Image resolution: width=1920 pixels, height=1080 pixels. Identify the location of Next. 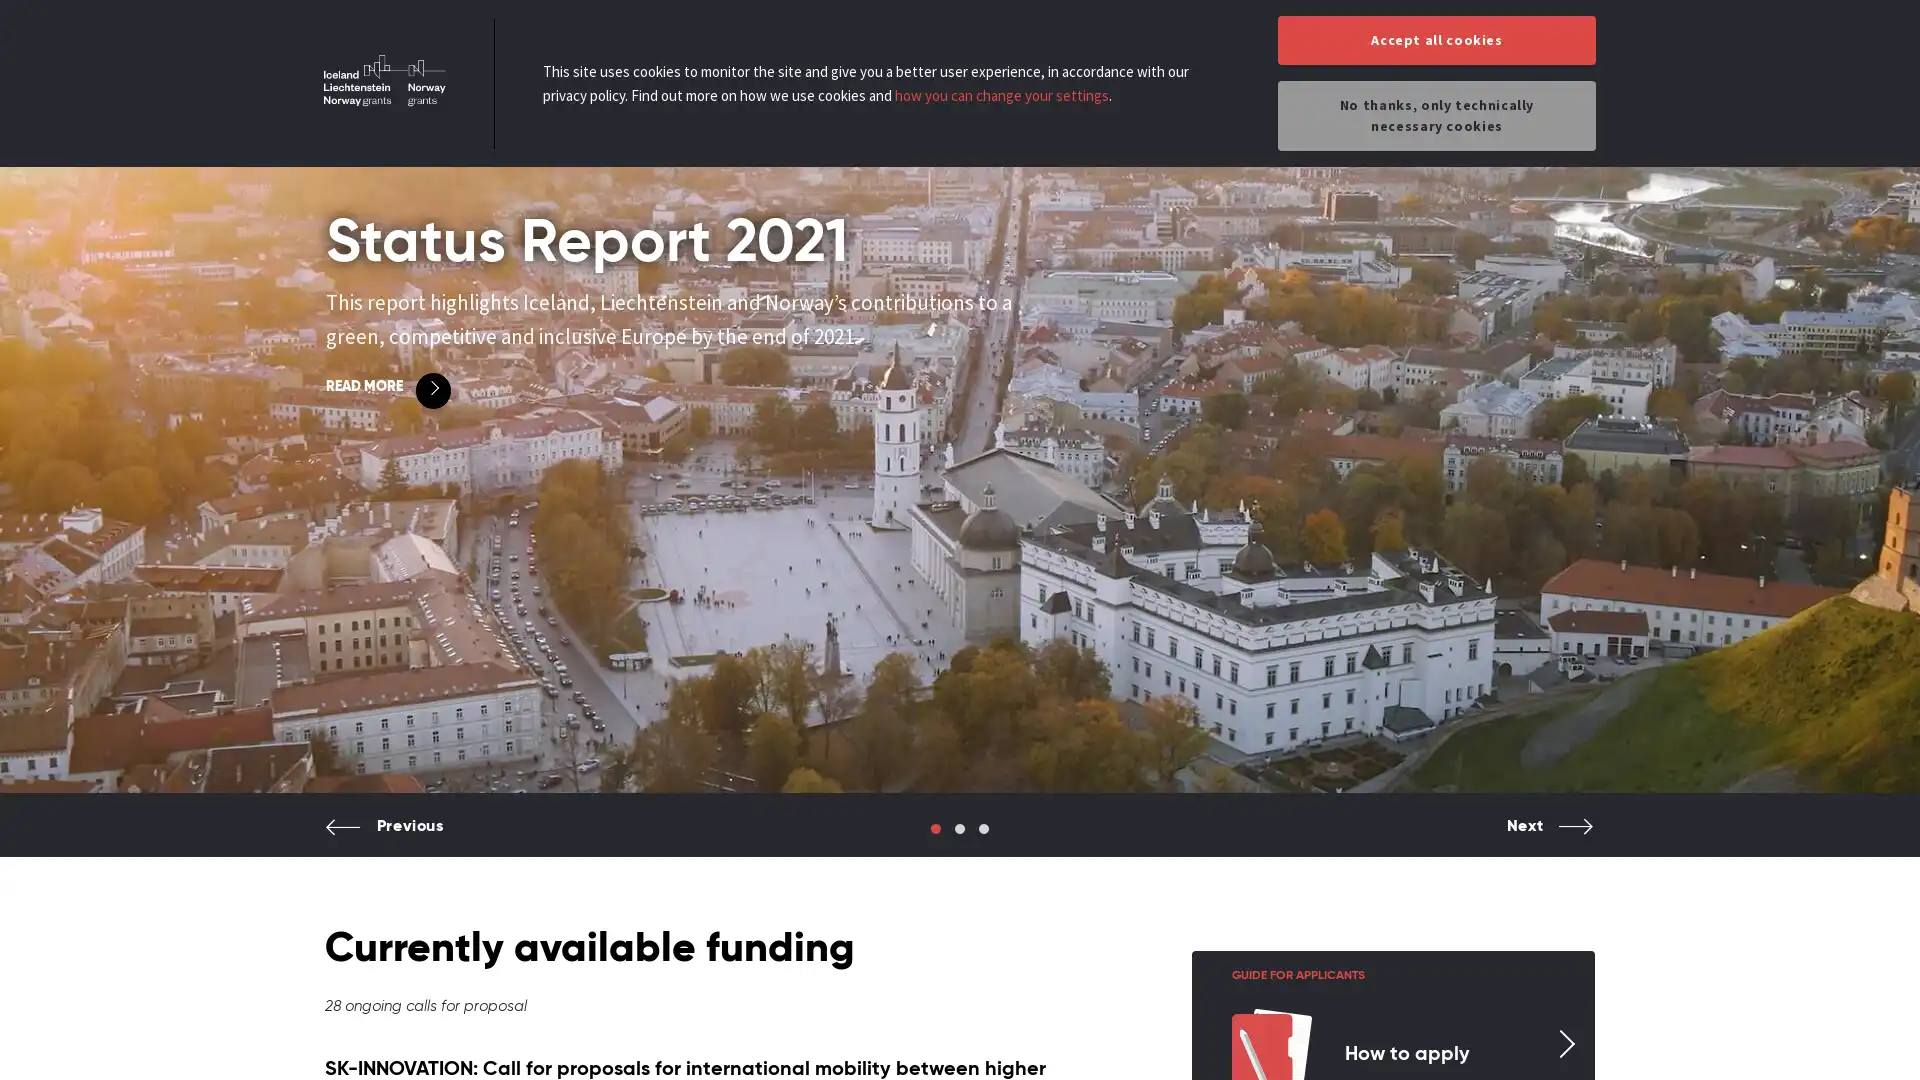
(1549, 841).